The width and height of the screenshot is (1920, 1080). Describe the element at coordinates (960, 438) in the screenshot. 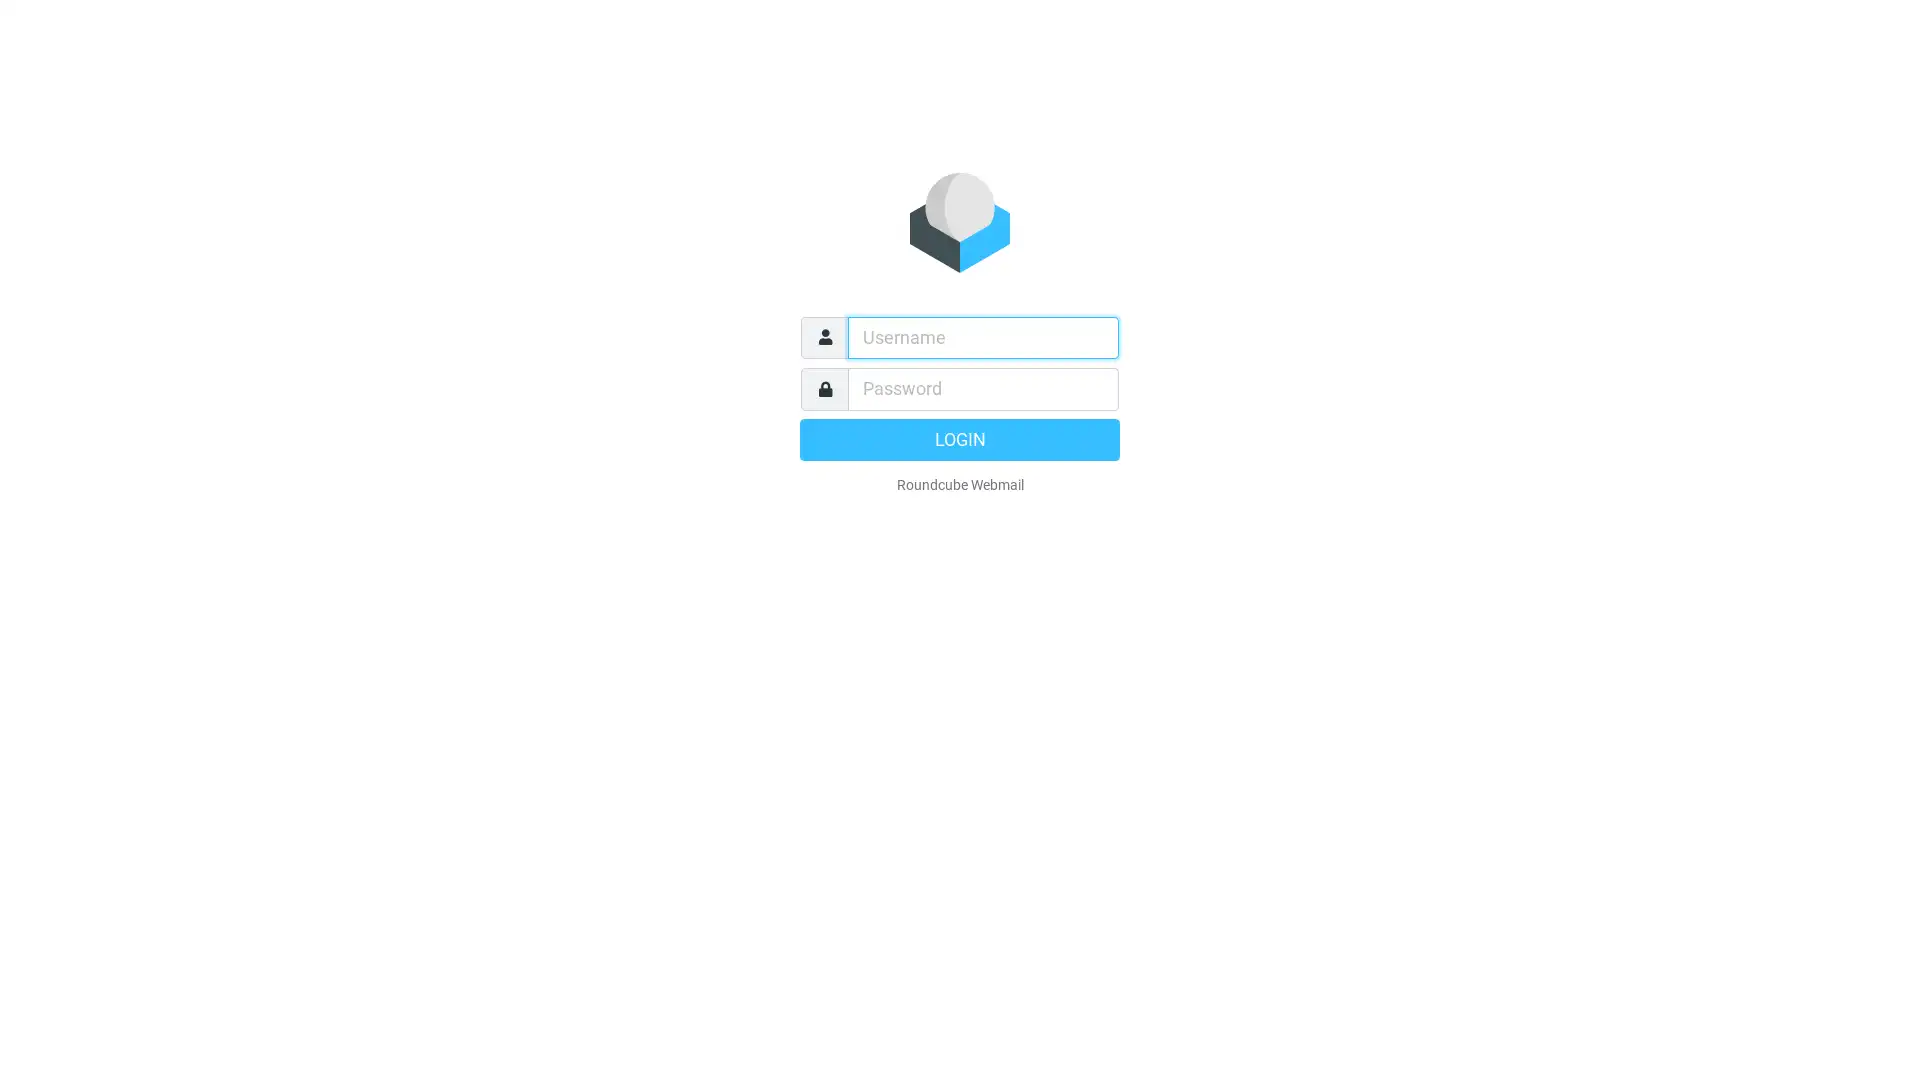

I see `LOGIN` at that location.